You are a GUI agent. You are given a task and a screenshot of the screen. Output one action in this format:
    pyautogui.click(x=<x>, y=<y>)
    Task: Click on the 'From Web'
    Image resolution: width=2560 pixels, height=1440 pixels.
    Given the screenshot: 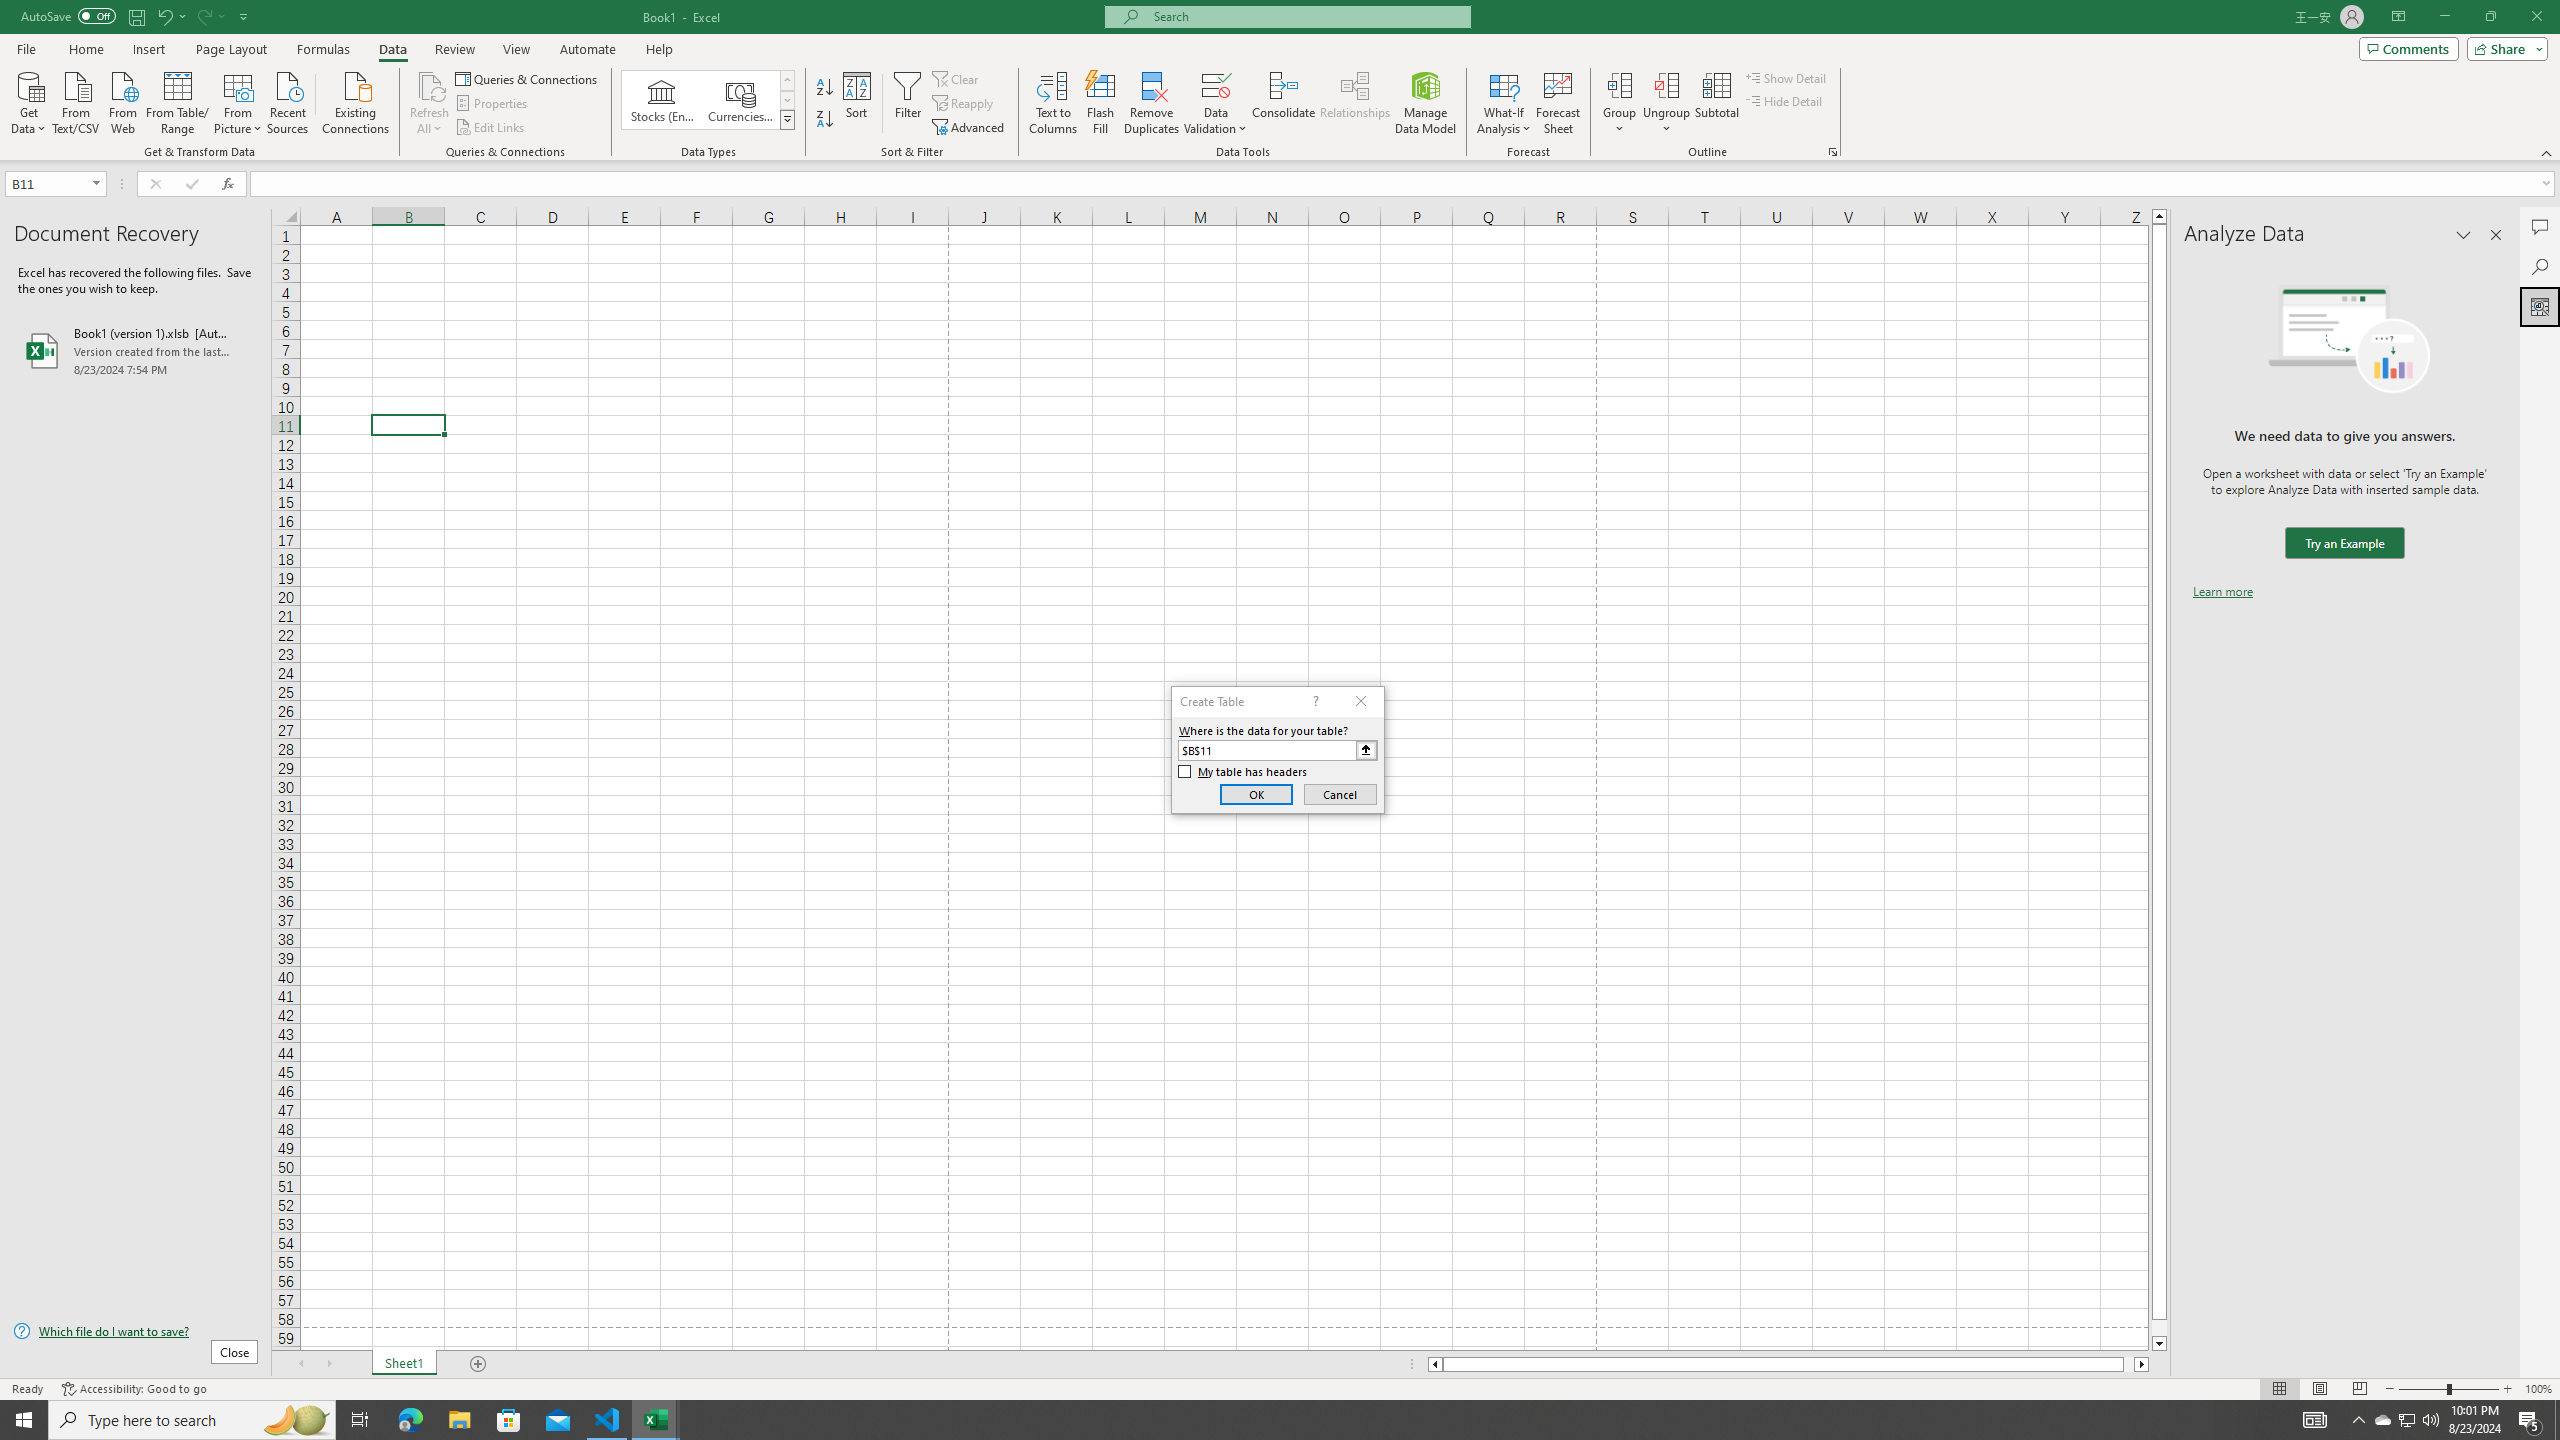 What is the action you would take?
    pyautogui.click(x=122, y=100)
    